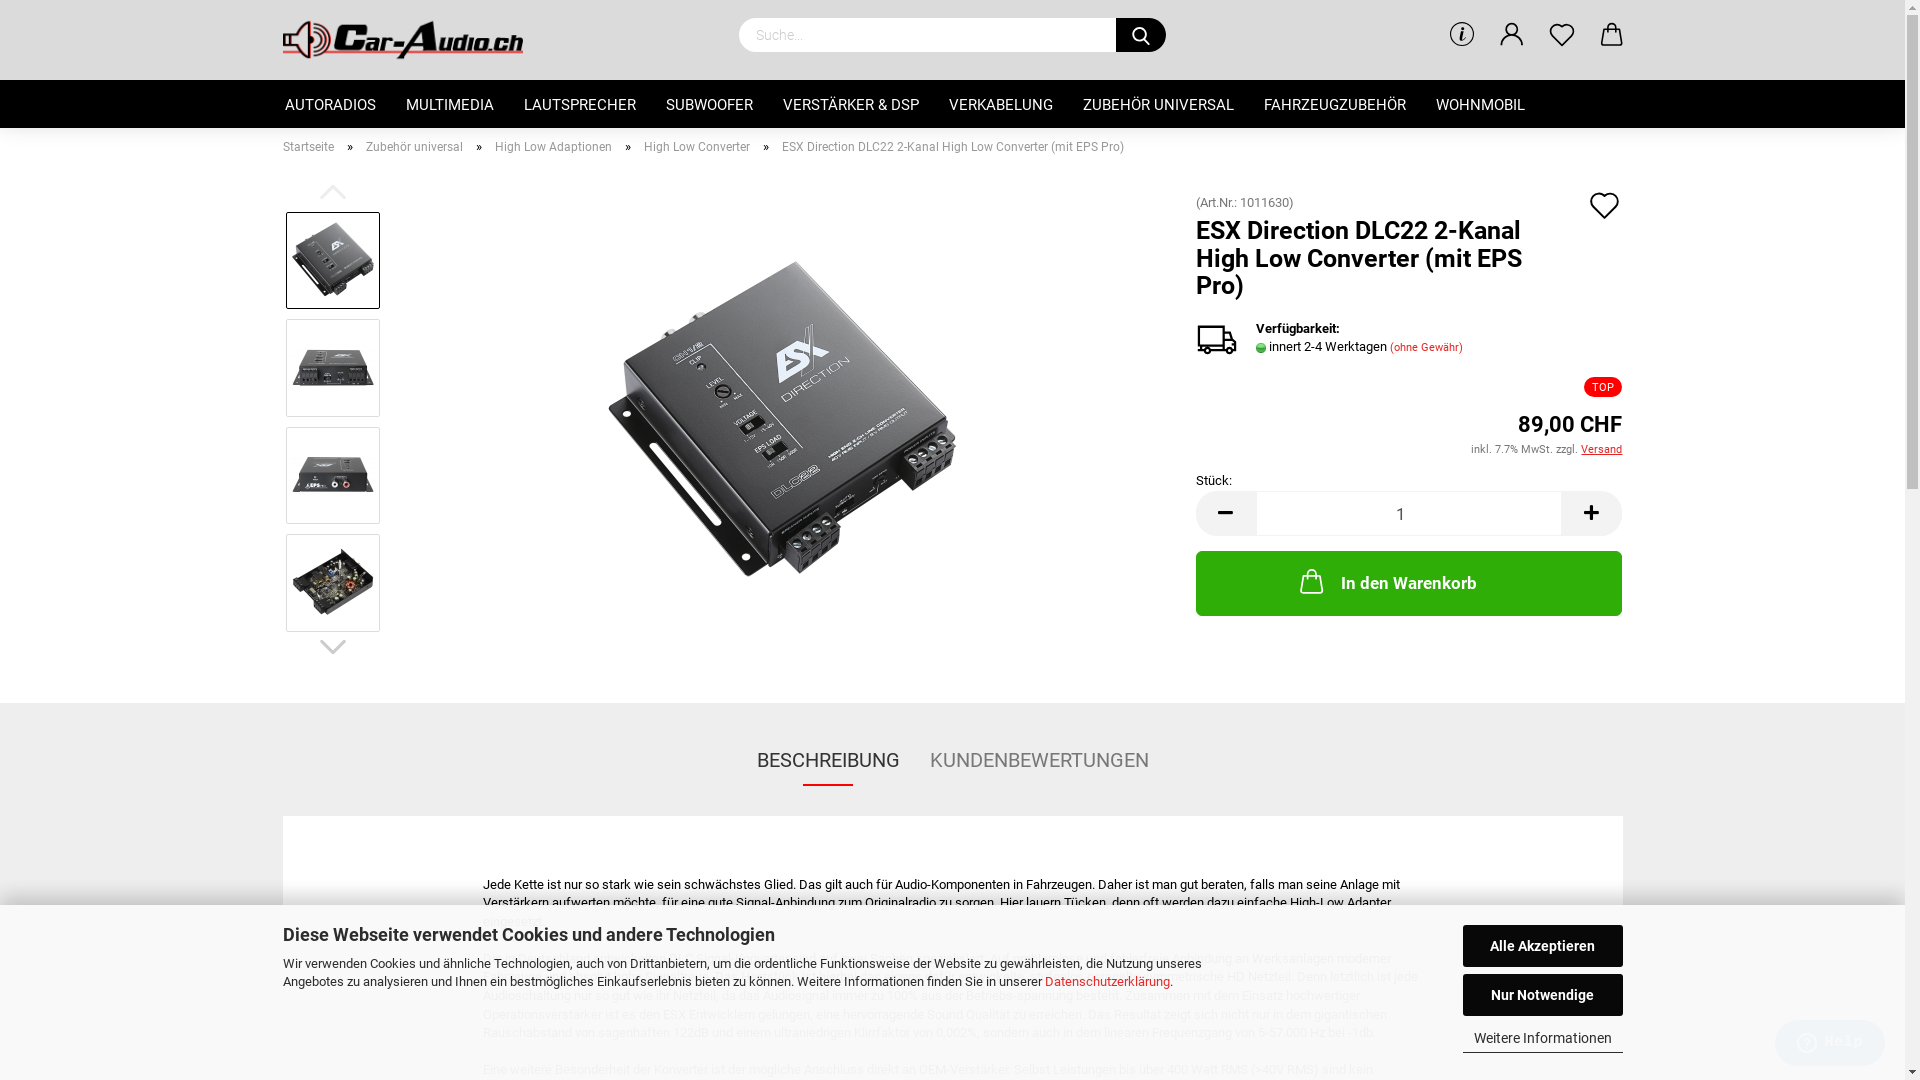 Image resolution: width=1920 pixels, height=1080 pixels. I want to click on 'MULTIMEDIA', so click(448, 104).